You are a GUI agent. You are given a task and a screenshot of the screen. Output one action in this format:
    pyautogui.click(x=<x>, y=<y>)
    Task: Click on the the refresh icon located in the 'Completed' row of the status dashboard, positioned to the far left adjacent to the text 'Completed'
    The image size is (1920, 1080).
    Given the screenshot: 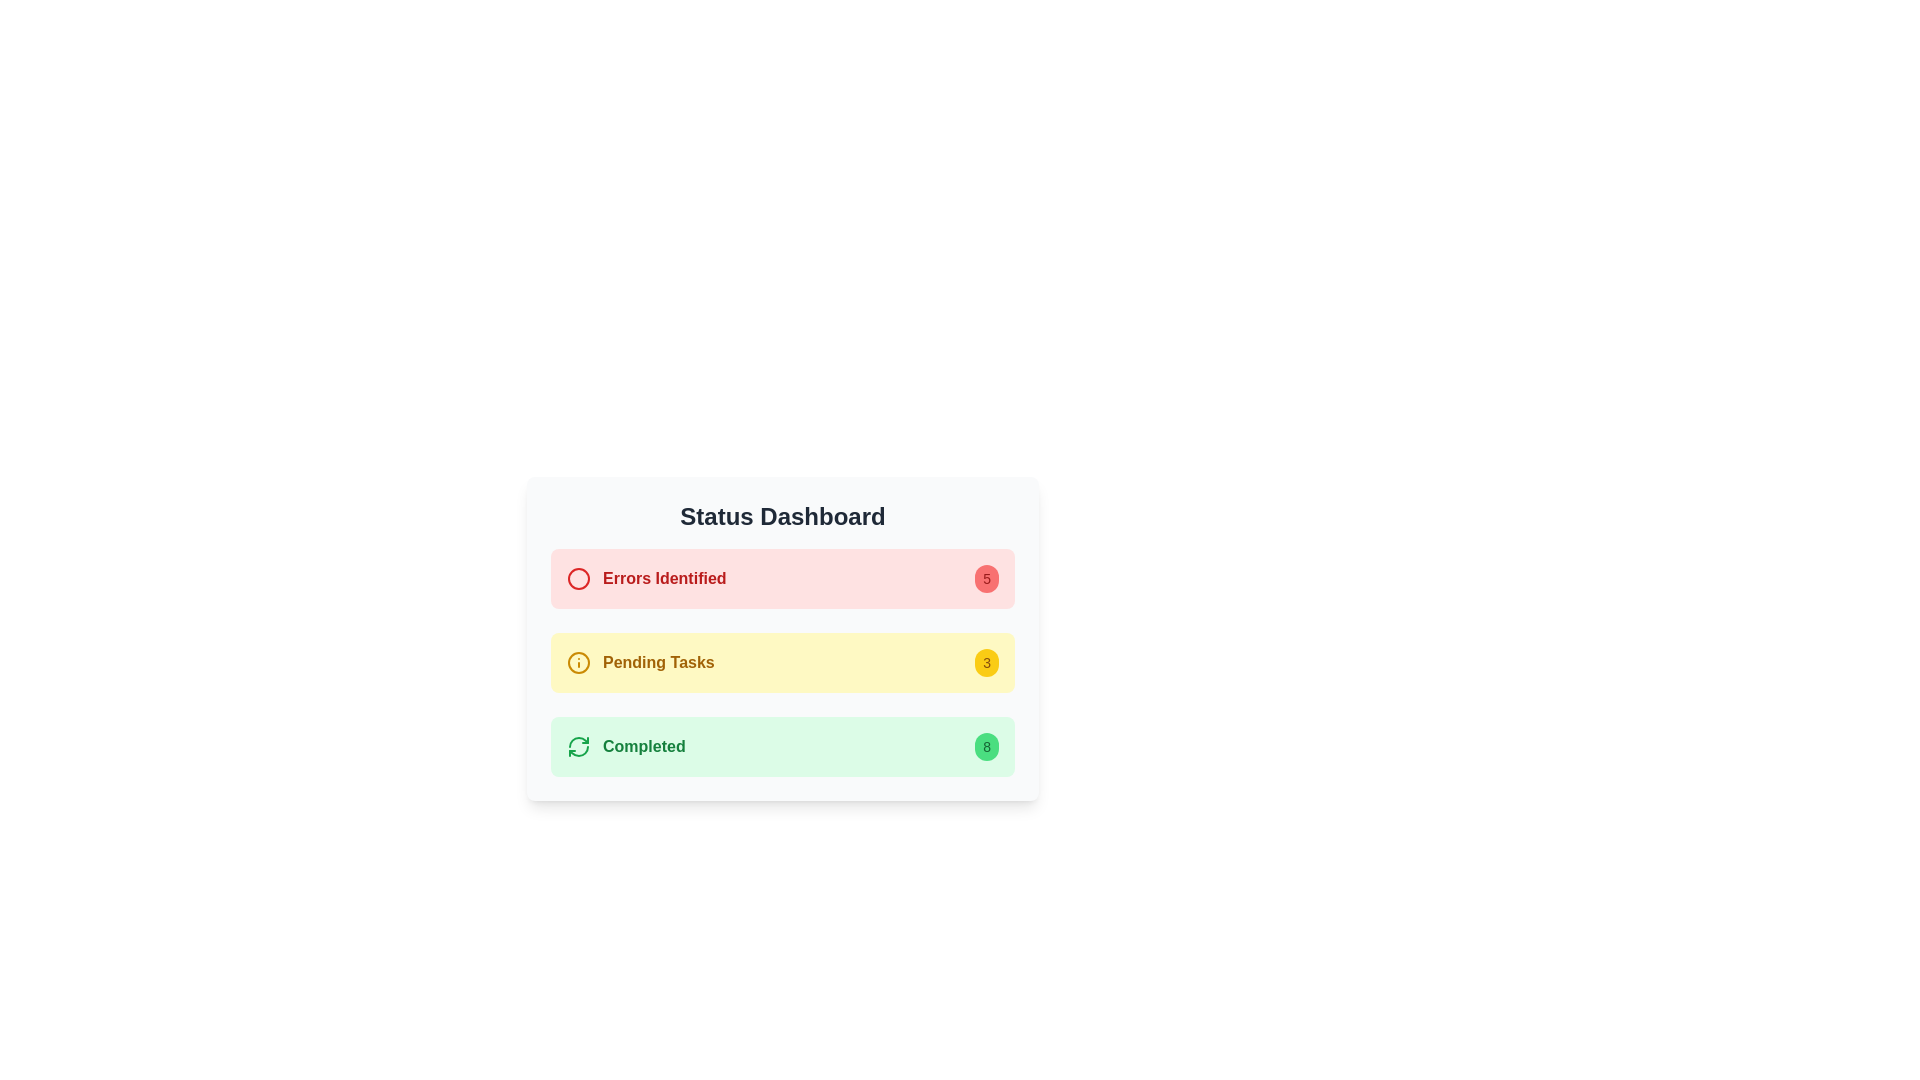 What is the action you would take?
    pyautogui.click(x=578, y=747)
    